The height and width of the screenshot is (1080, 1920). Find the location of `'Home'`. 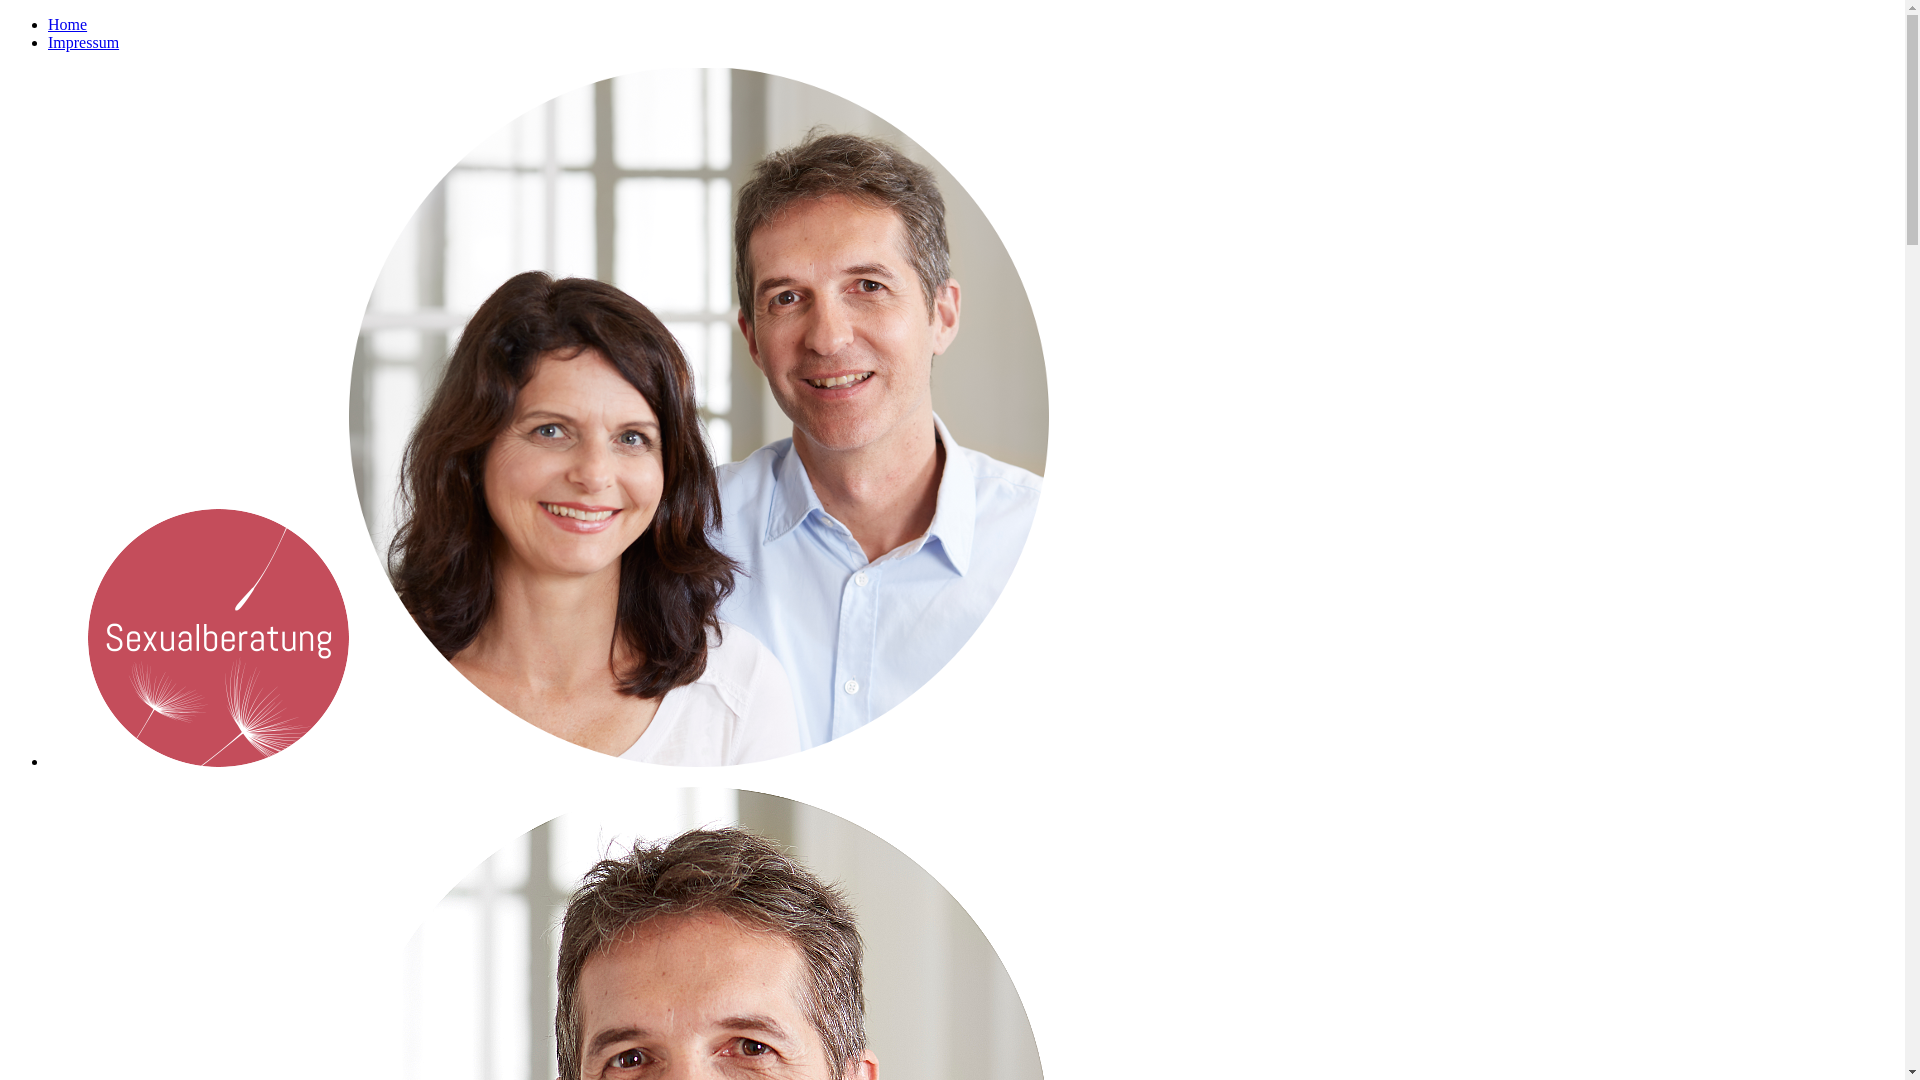

'Home' is located at coordinates (67, 24).